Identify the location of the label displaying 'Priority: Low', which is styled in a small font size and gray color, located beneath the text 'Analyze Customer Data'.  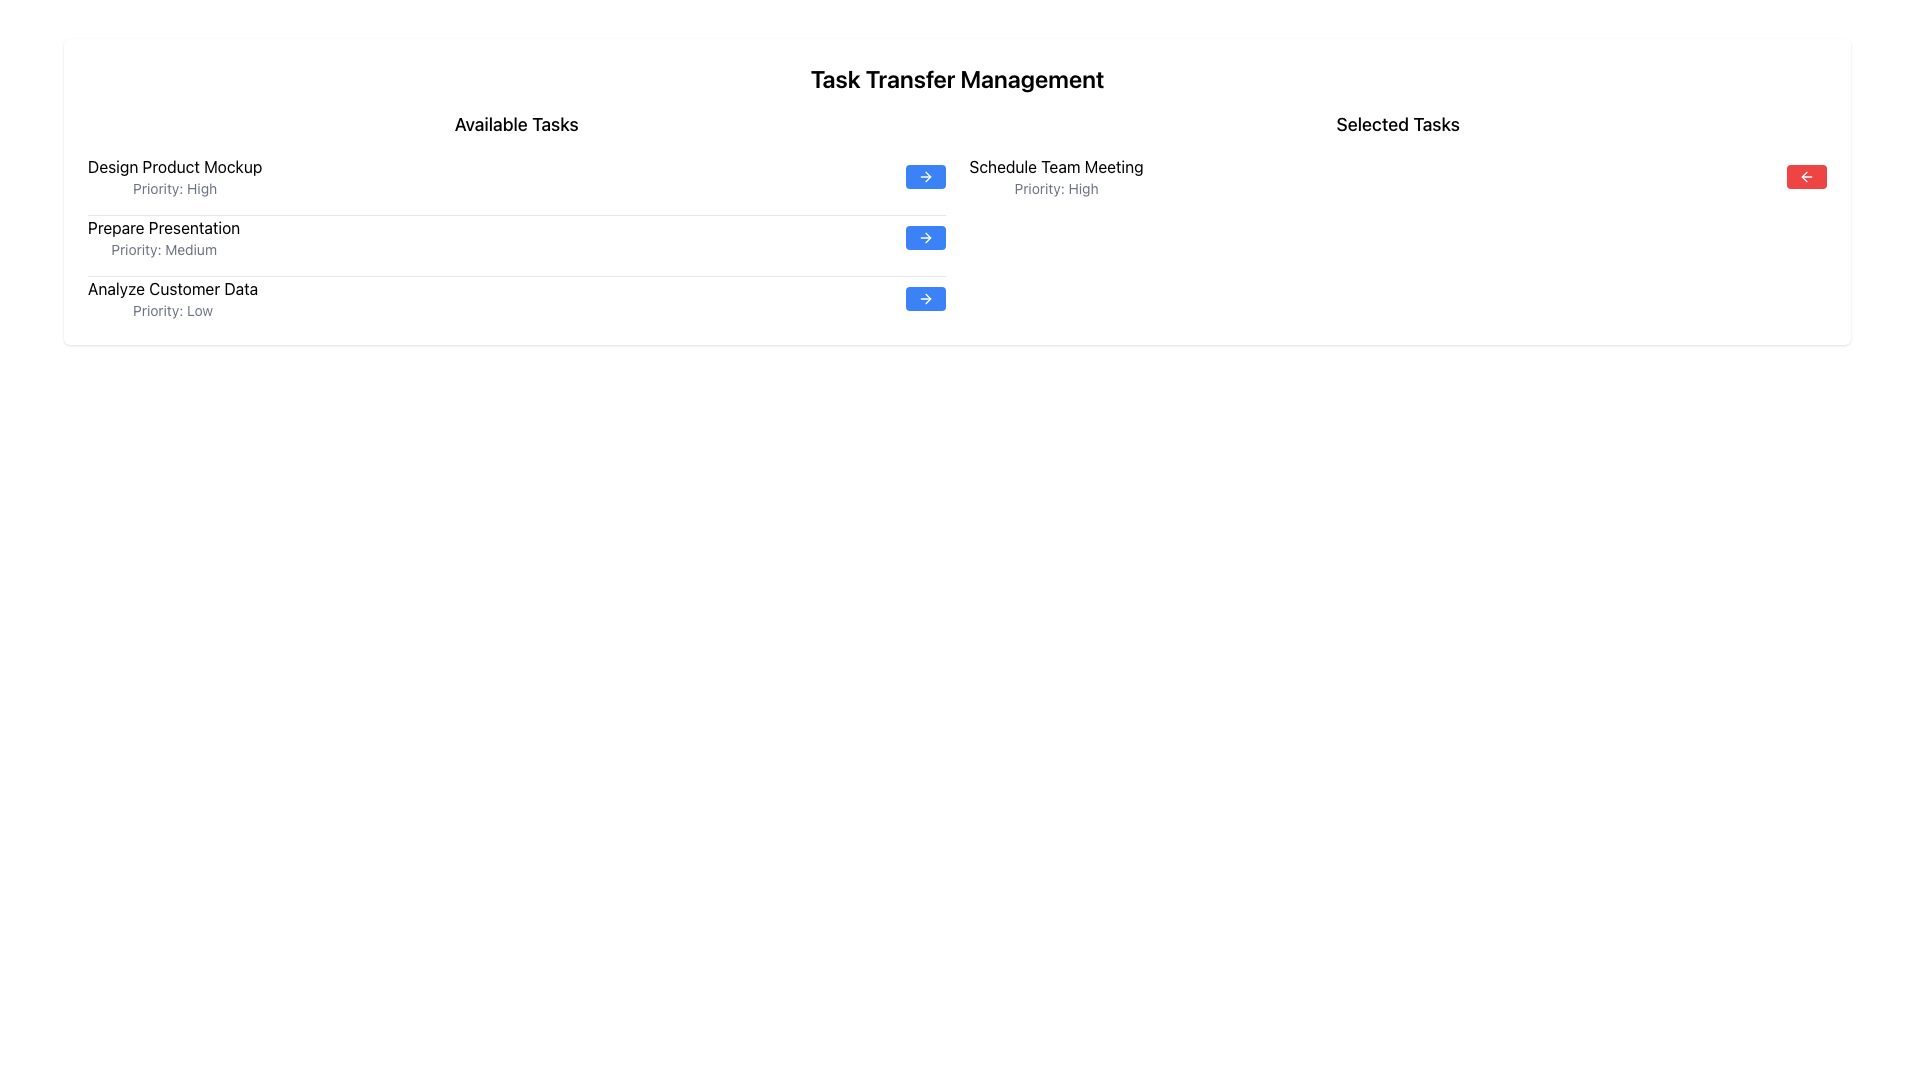
(172, 311).